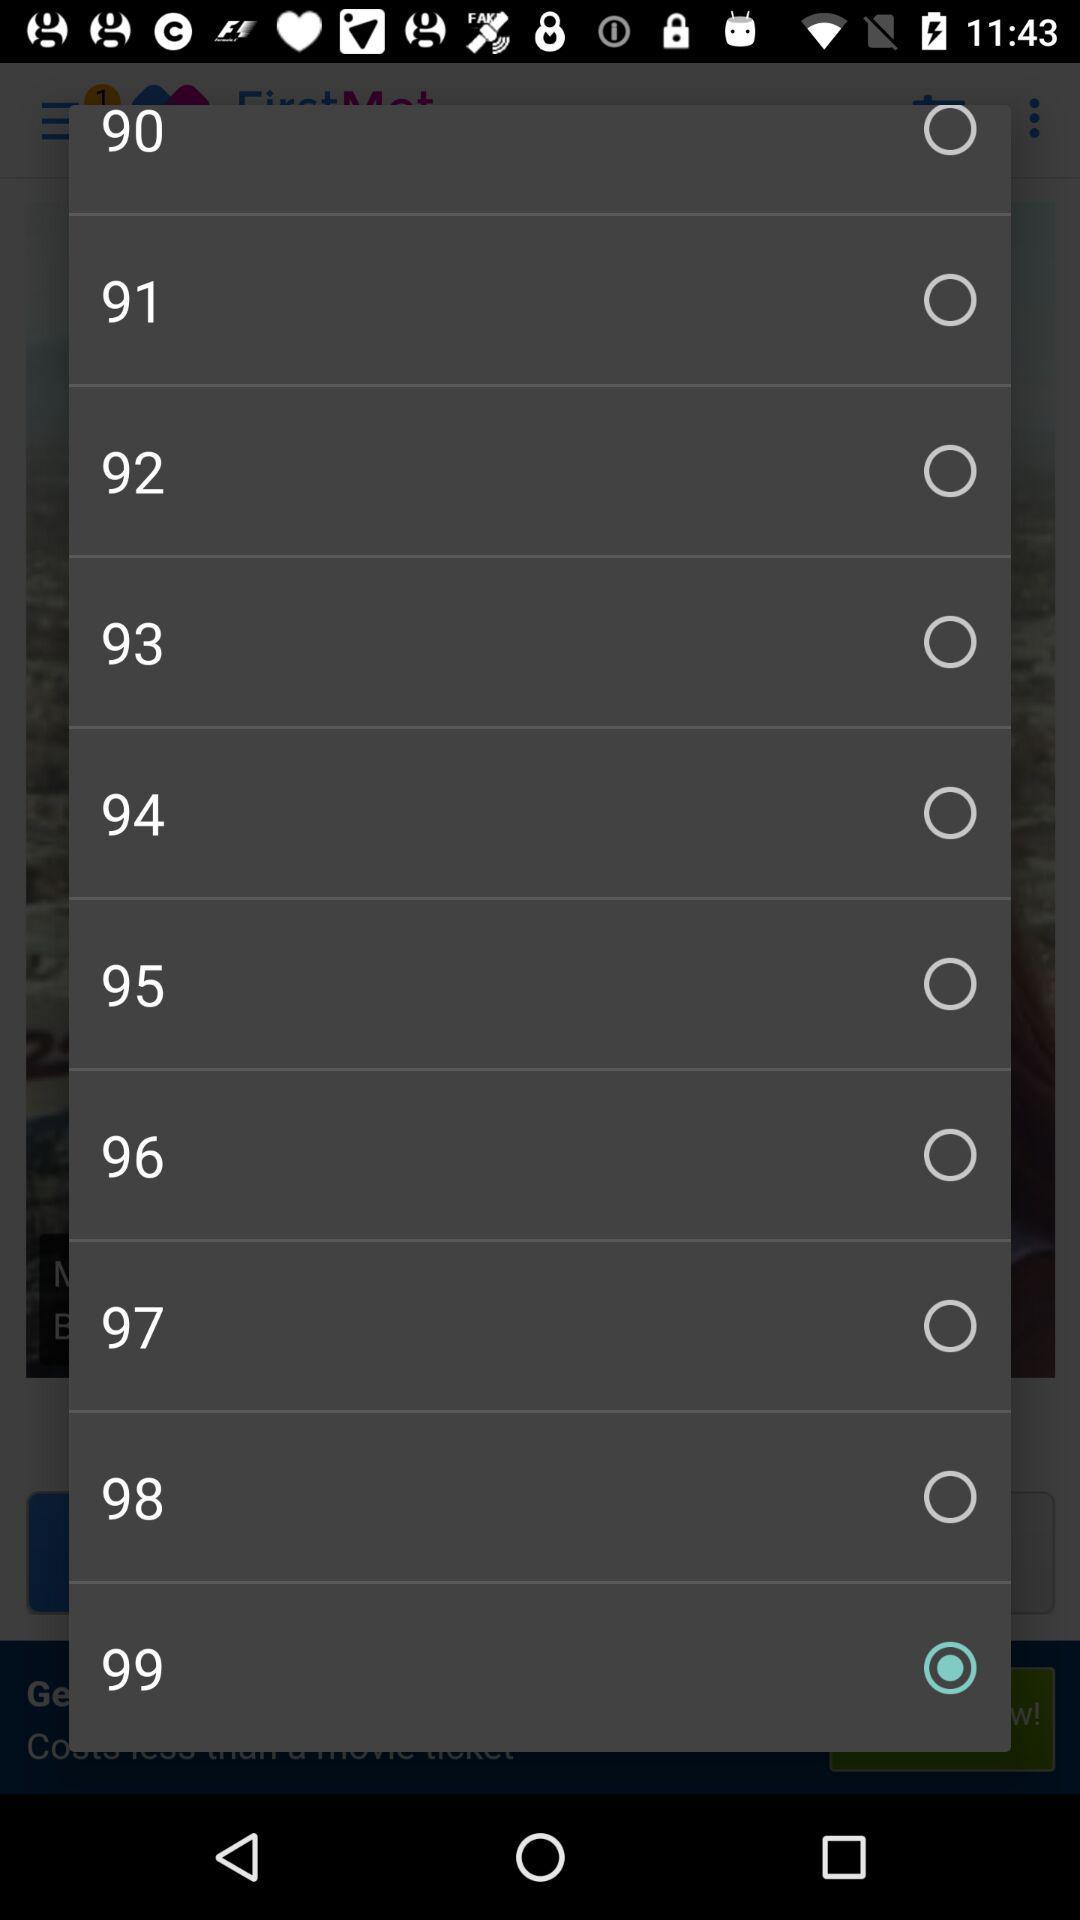 Image resolution: width=1080 pixels, height=1920 pixels. Describe the element at coordinates (540, 469) in the screenshot. I see `92 item` at that location.